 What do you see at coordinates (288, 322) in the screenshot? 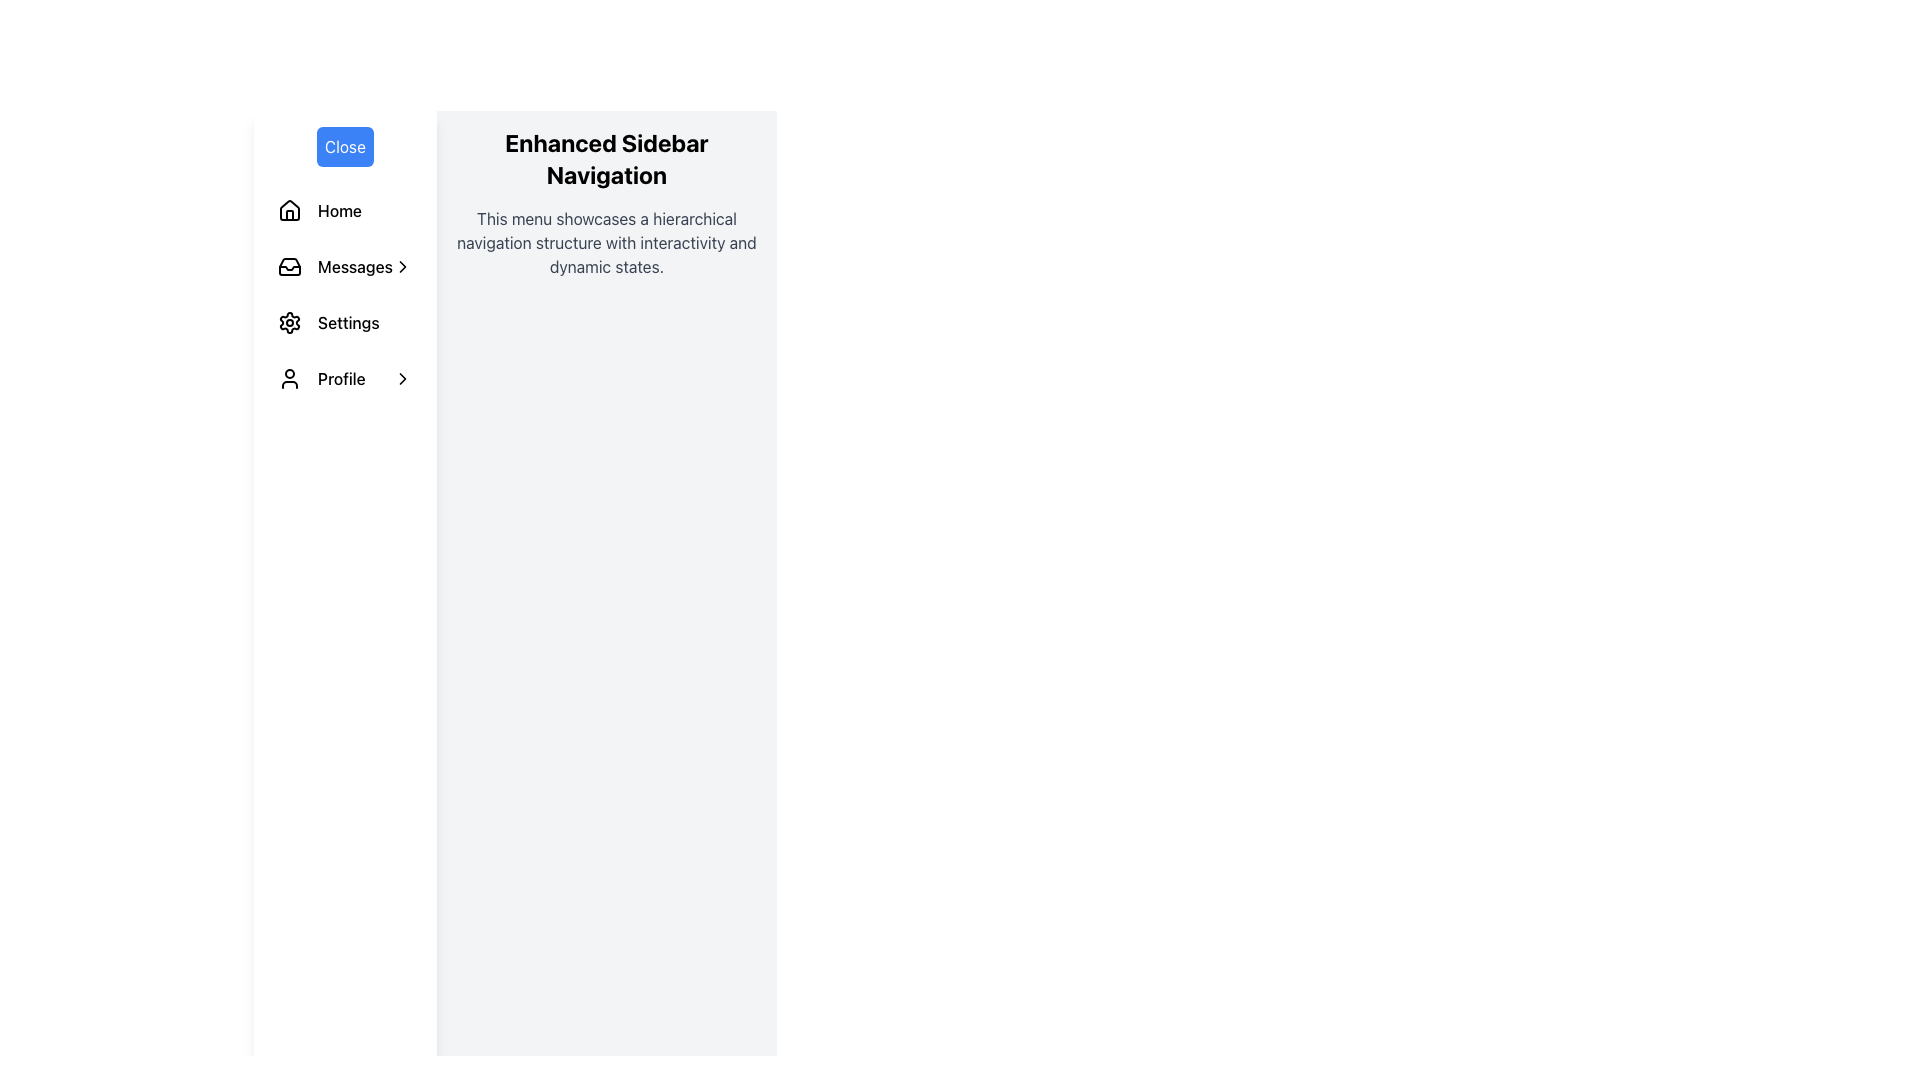
I see `the gear icon located in the sidebar menu, which is the leftmost icon in the 'Settings' menu item, positioned directly to the left of the 'Settings' text` at bounding box center [288, 322].